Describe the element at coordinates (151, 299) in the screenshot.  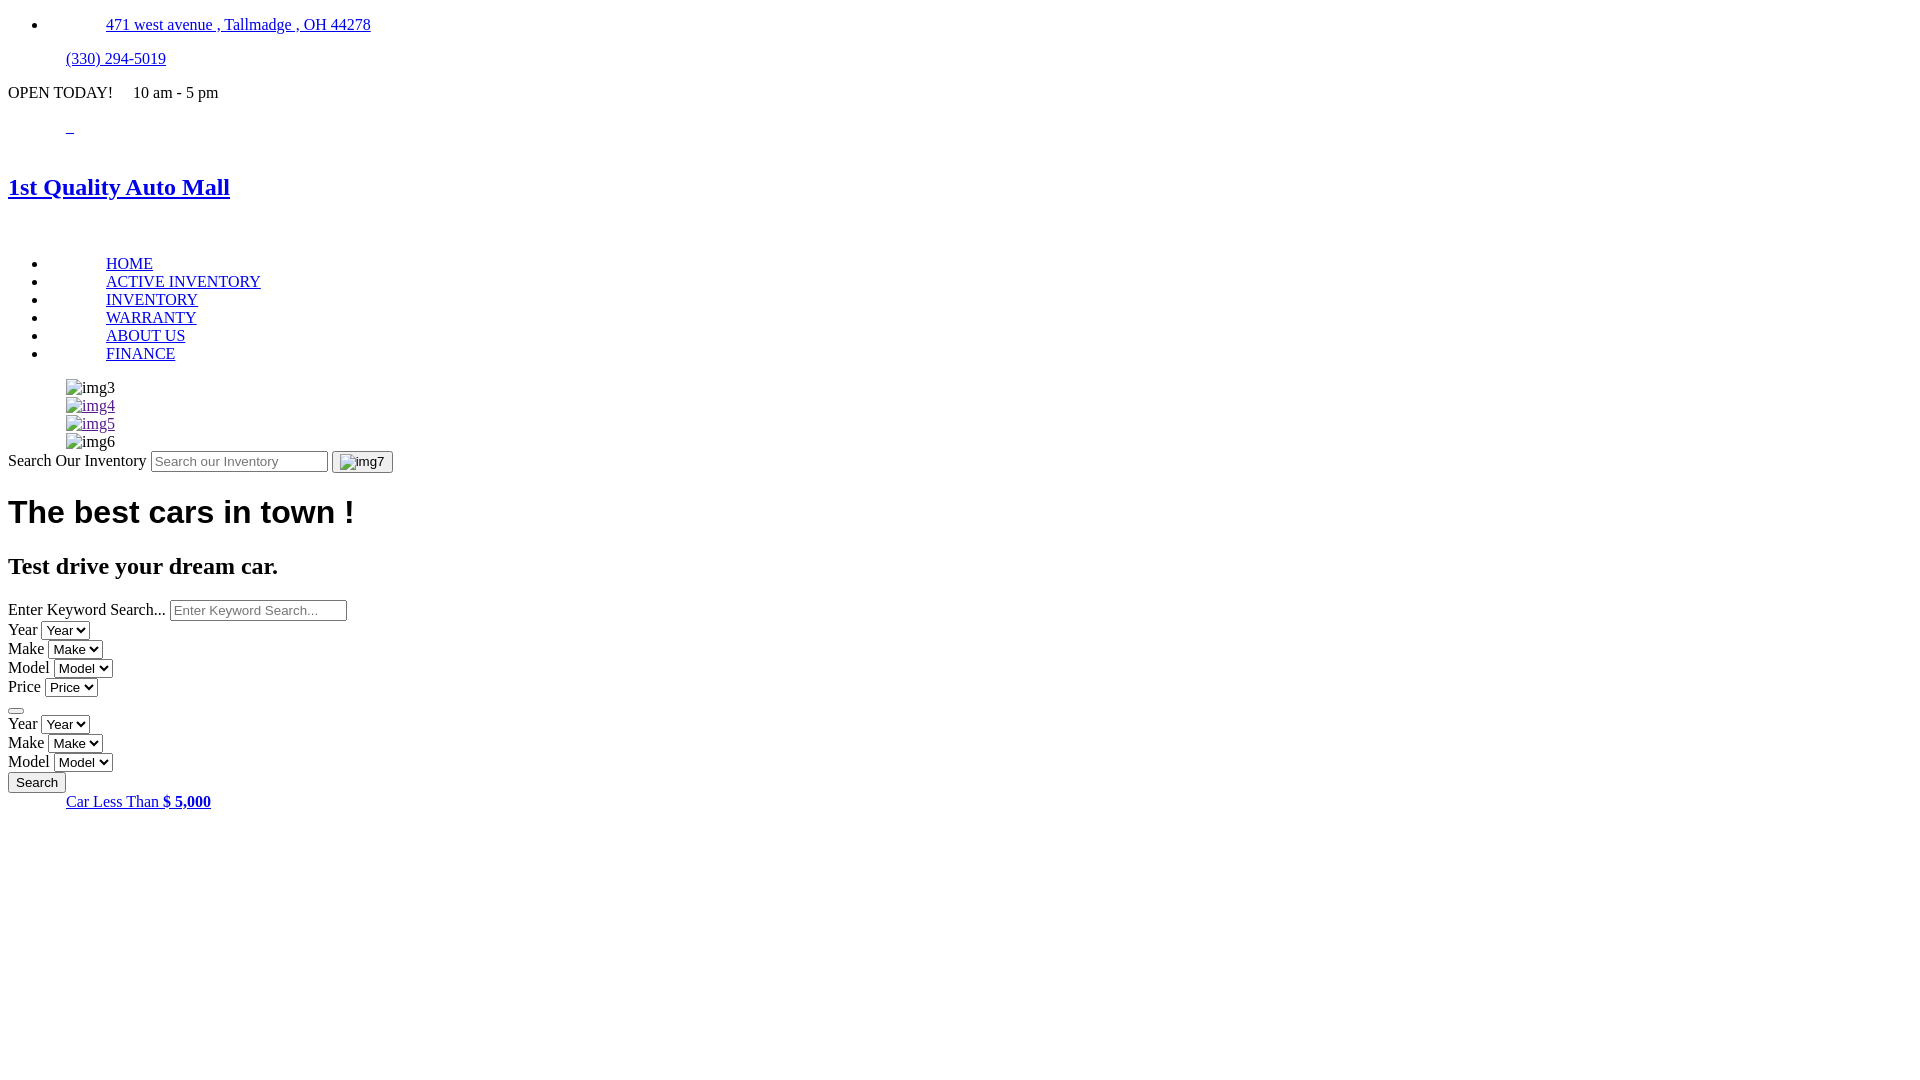
I see `'INVENTORY'` at that location.